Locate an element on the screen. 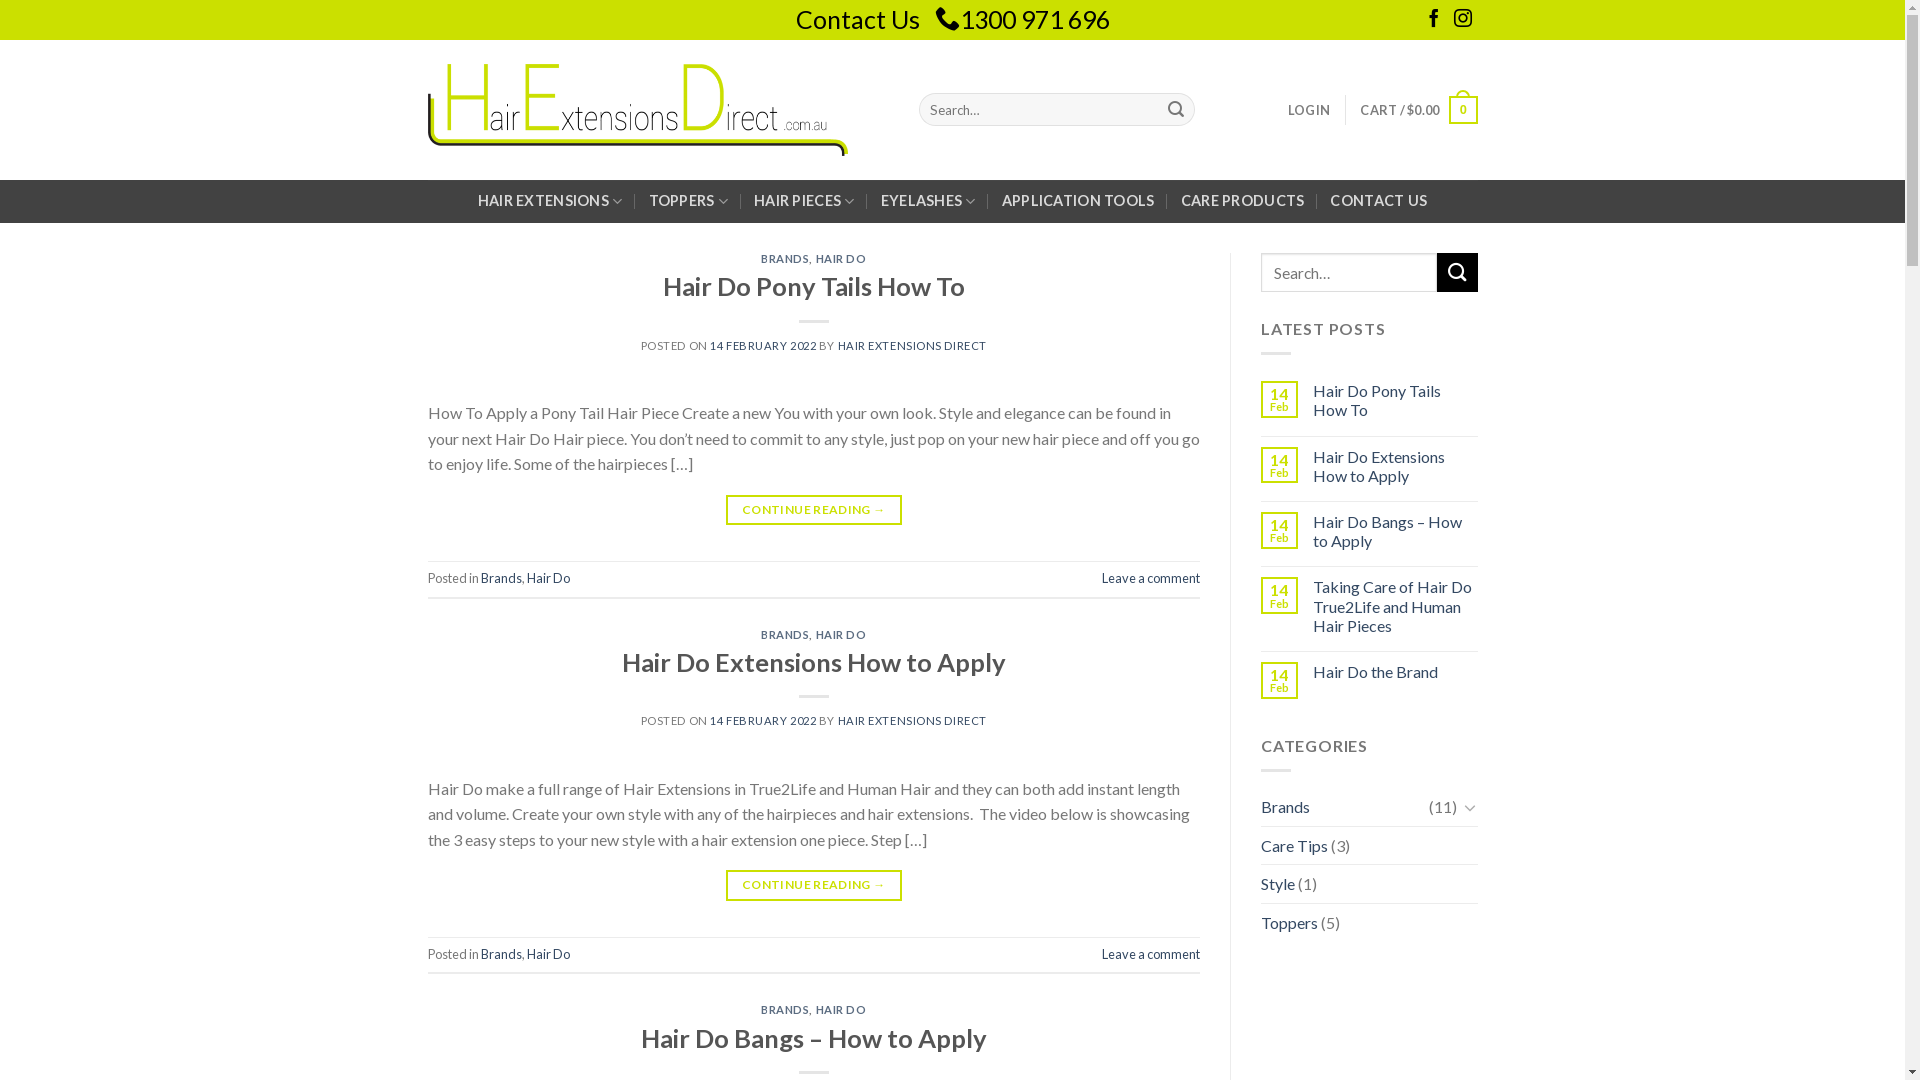 This screenshot has width=1920, height=1080. 'HAIR EXTENSIONS' is located at coordinates (550, 201).